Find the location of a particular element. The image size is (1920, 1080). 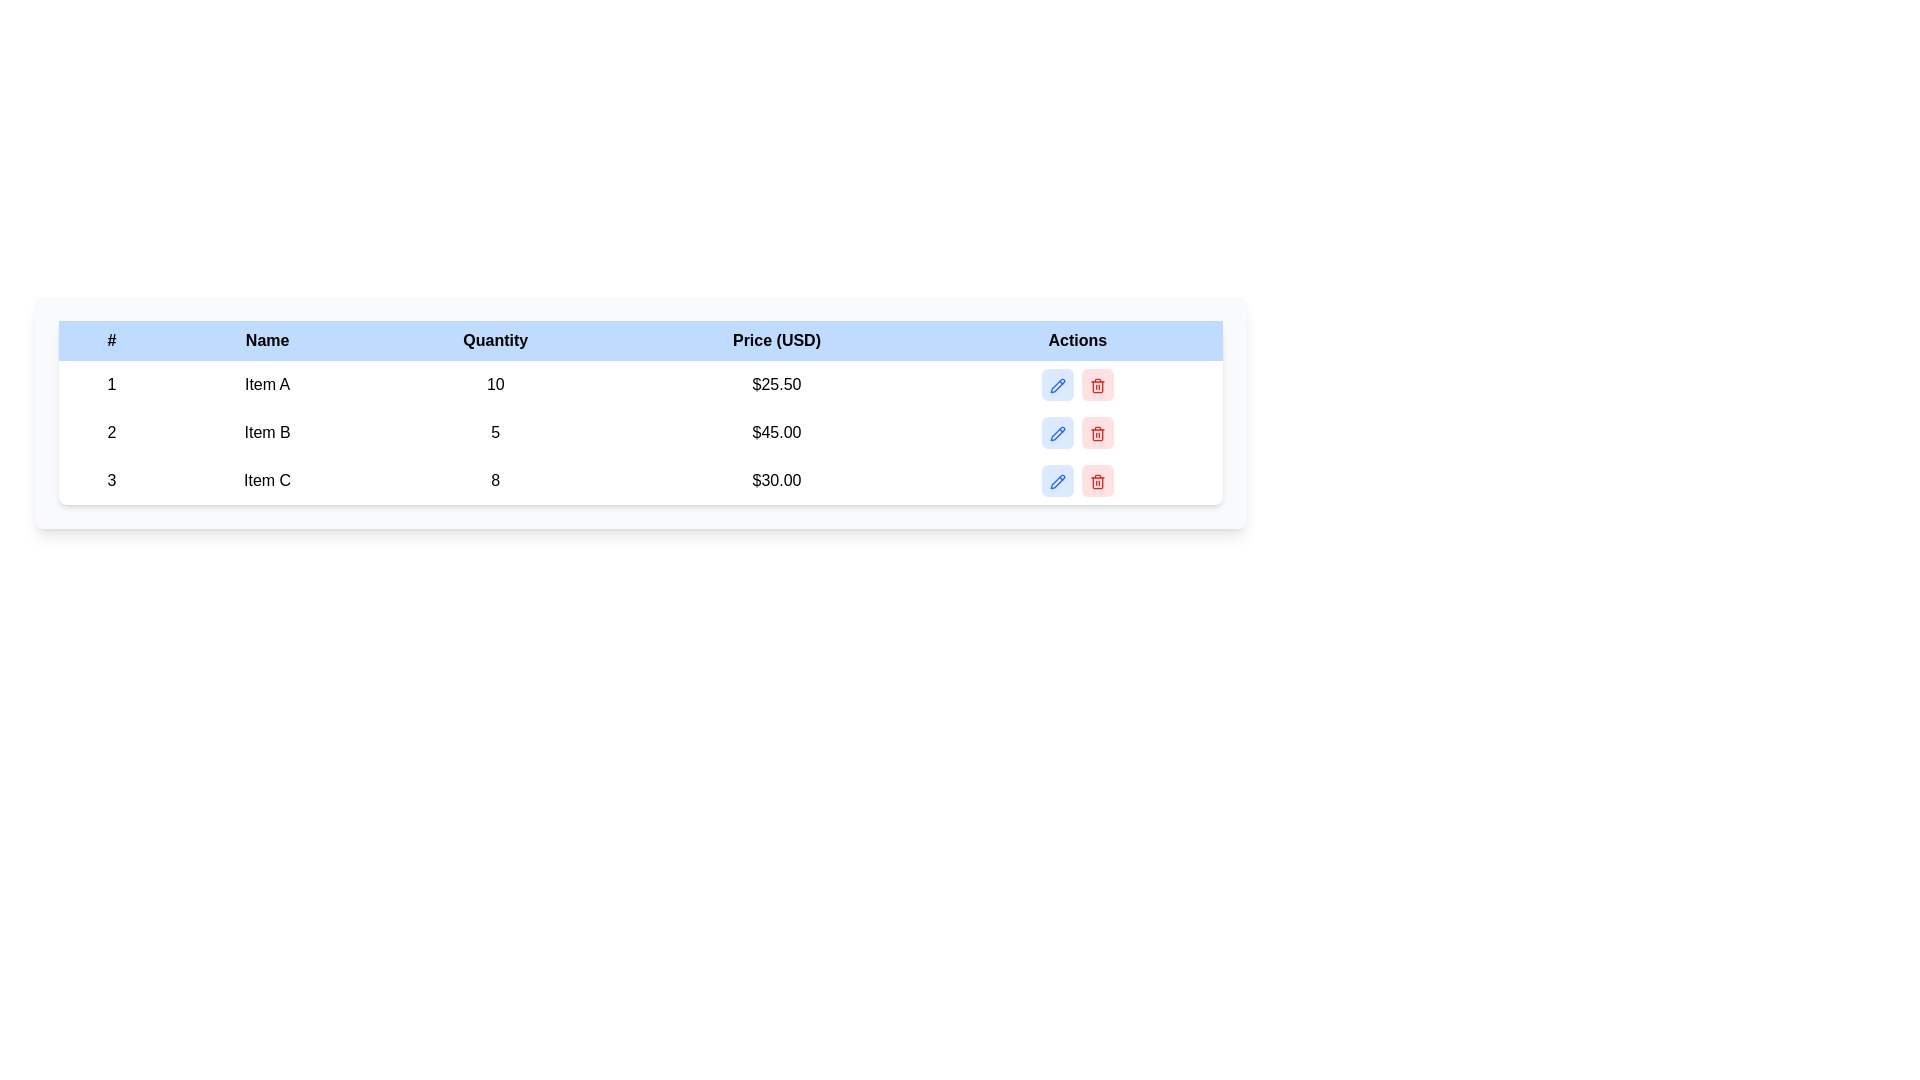

the text label representing the product name in the second row of the table under the 'Name' column is located at coordinates (266, 431).